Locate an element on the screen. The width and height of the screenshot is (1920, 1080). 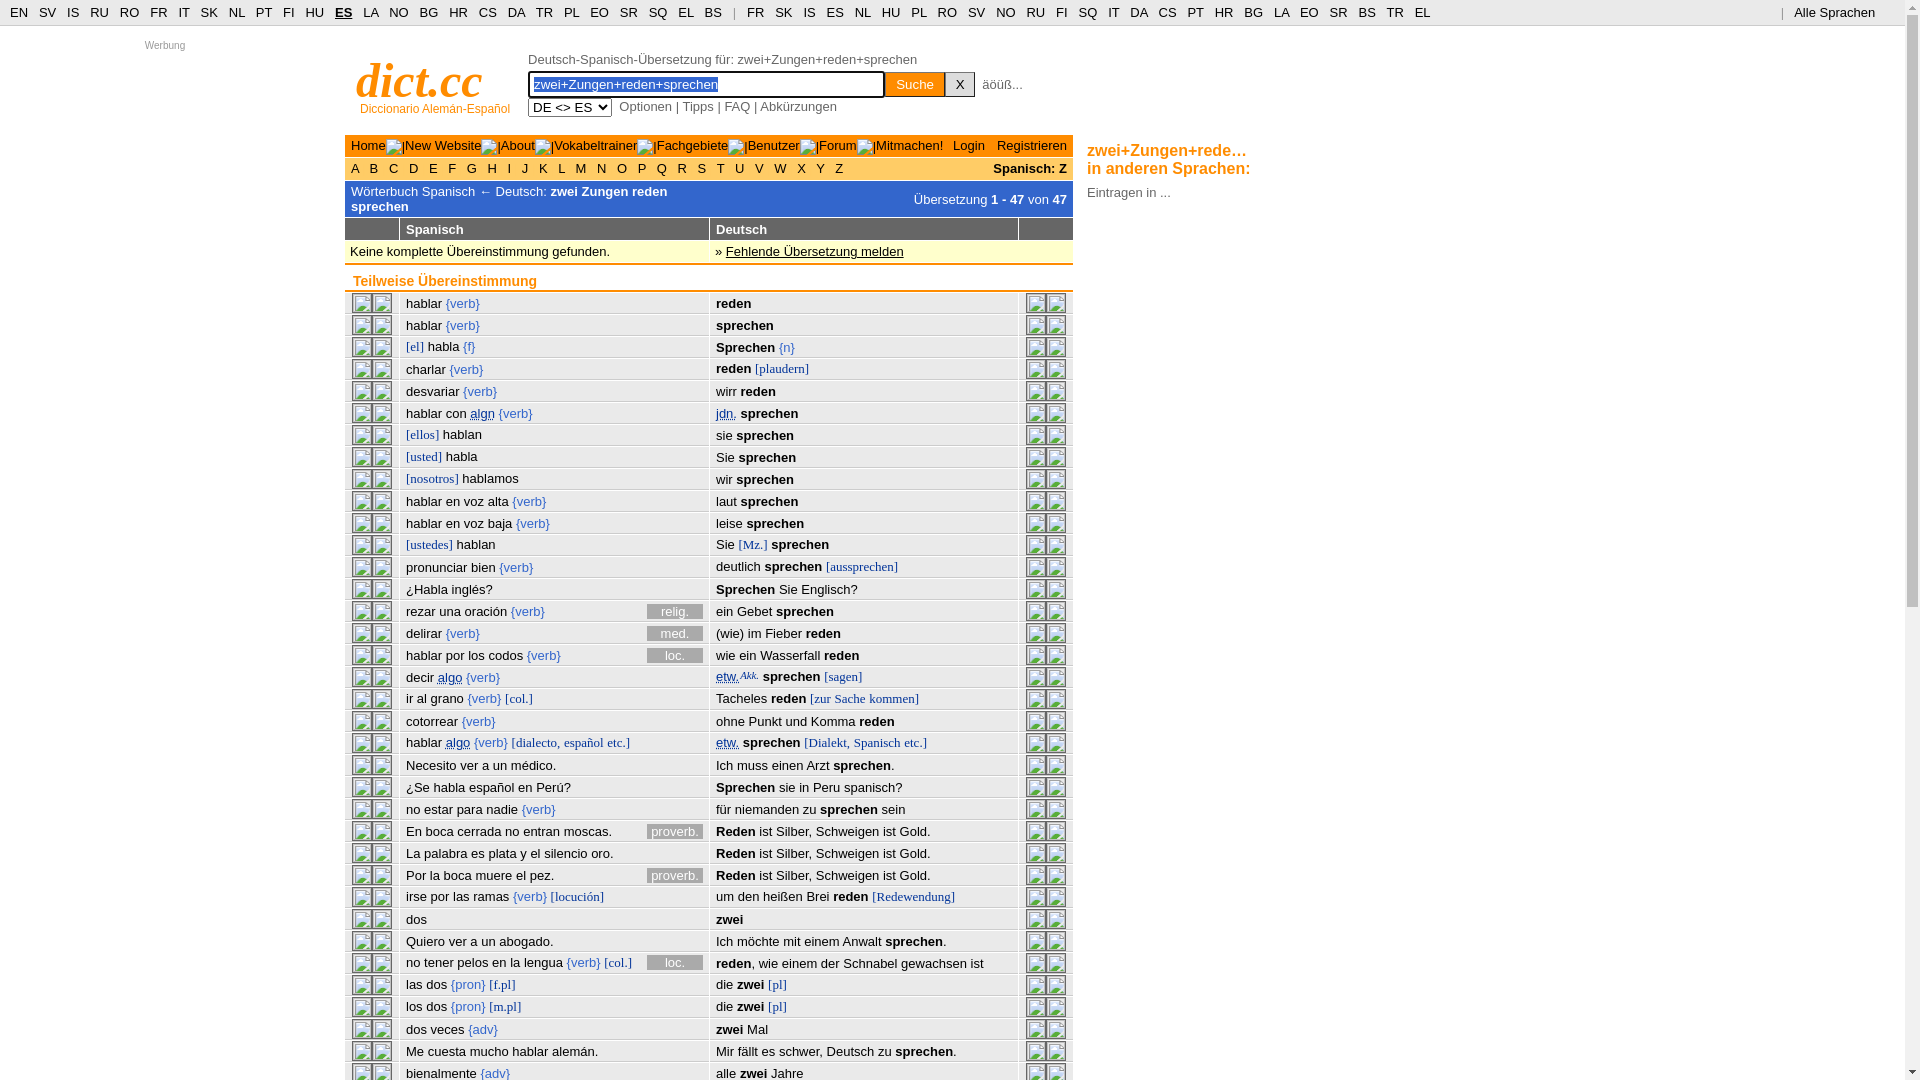
'E' is located at coordinates (424, 167).